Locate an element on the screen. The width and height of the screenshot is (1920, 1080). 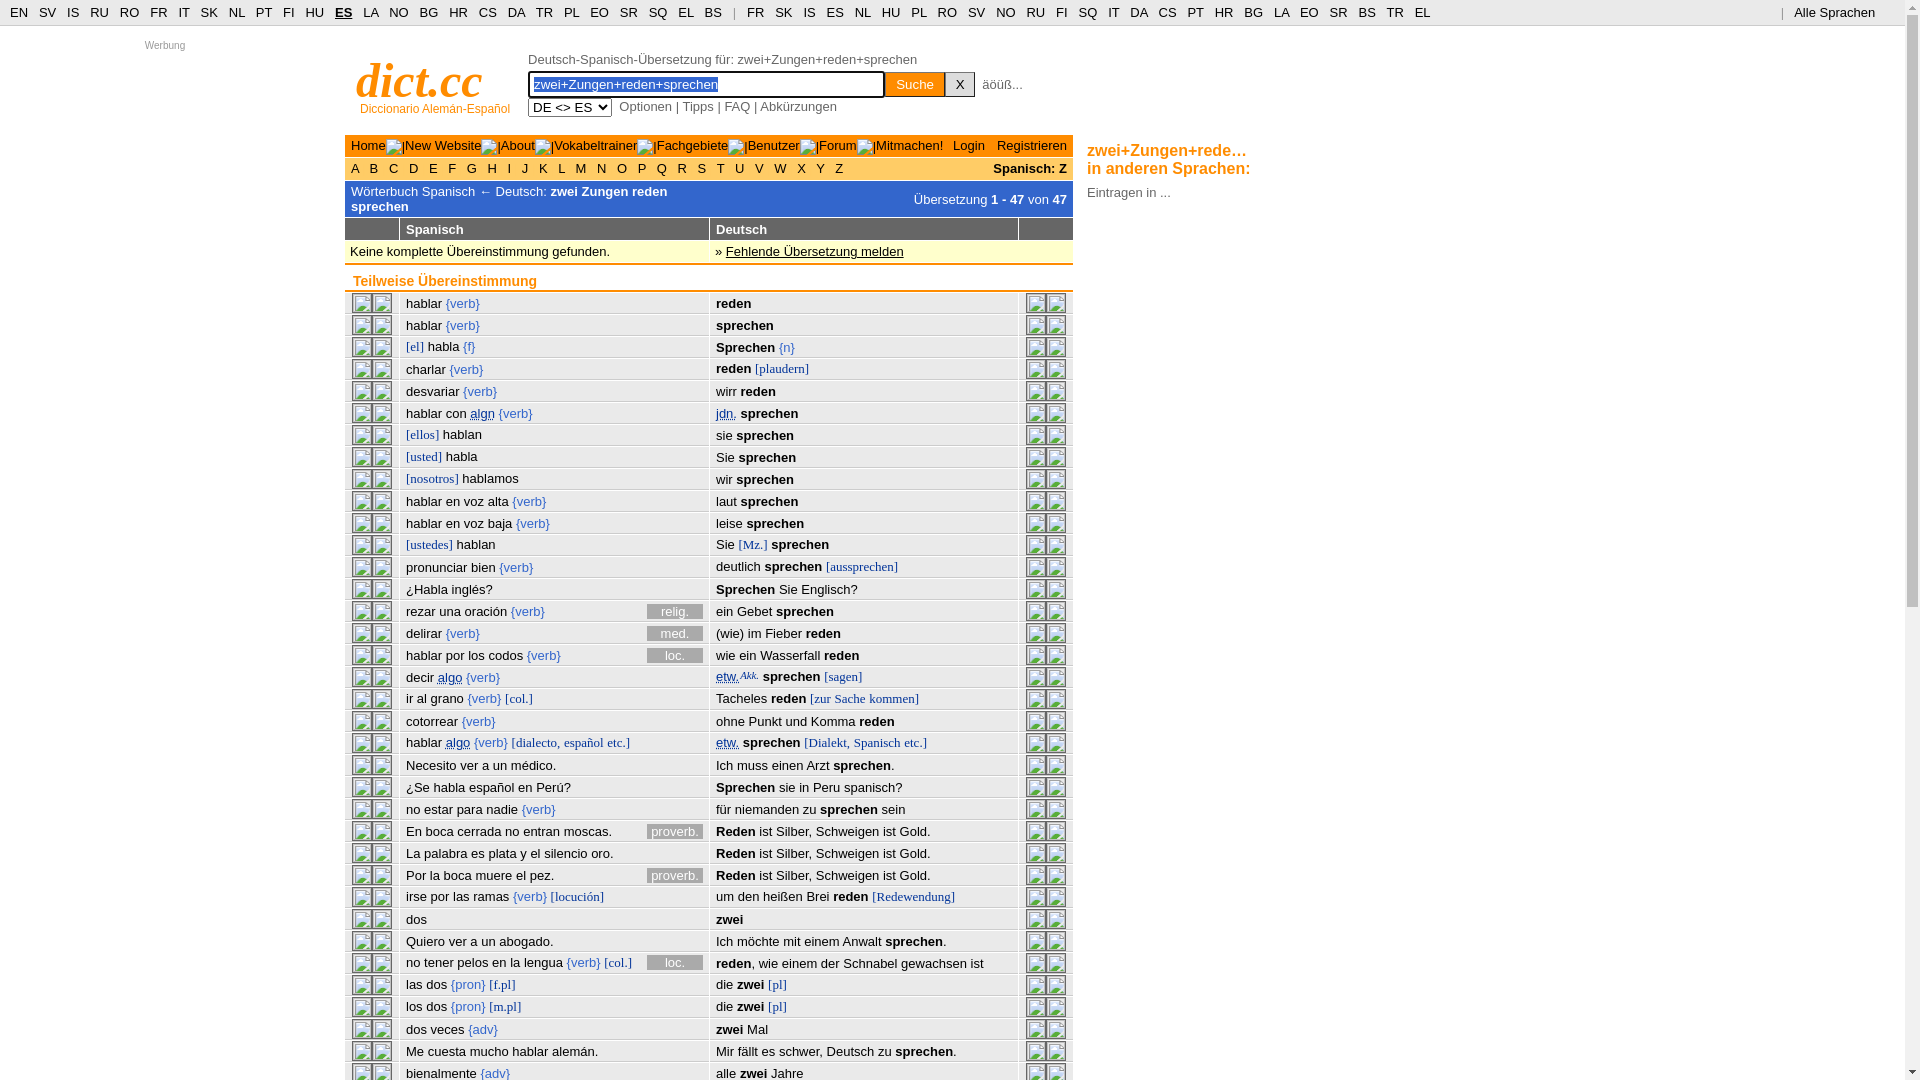
'E' is located at coordinates (424, 167).